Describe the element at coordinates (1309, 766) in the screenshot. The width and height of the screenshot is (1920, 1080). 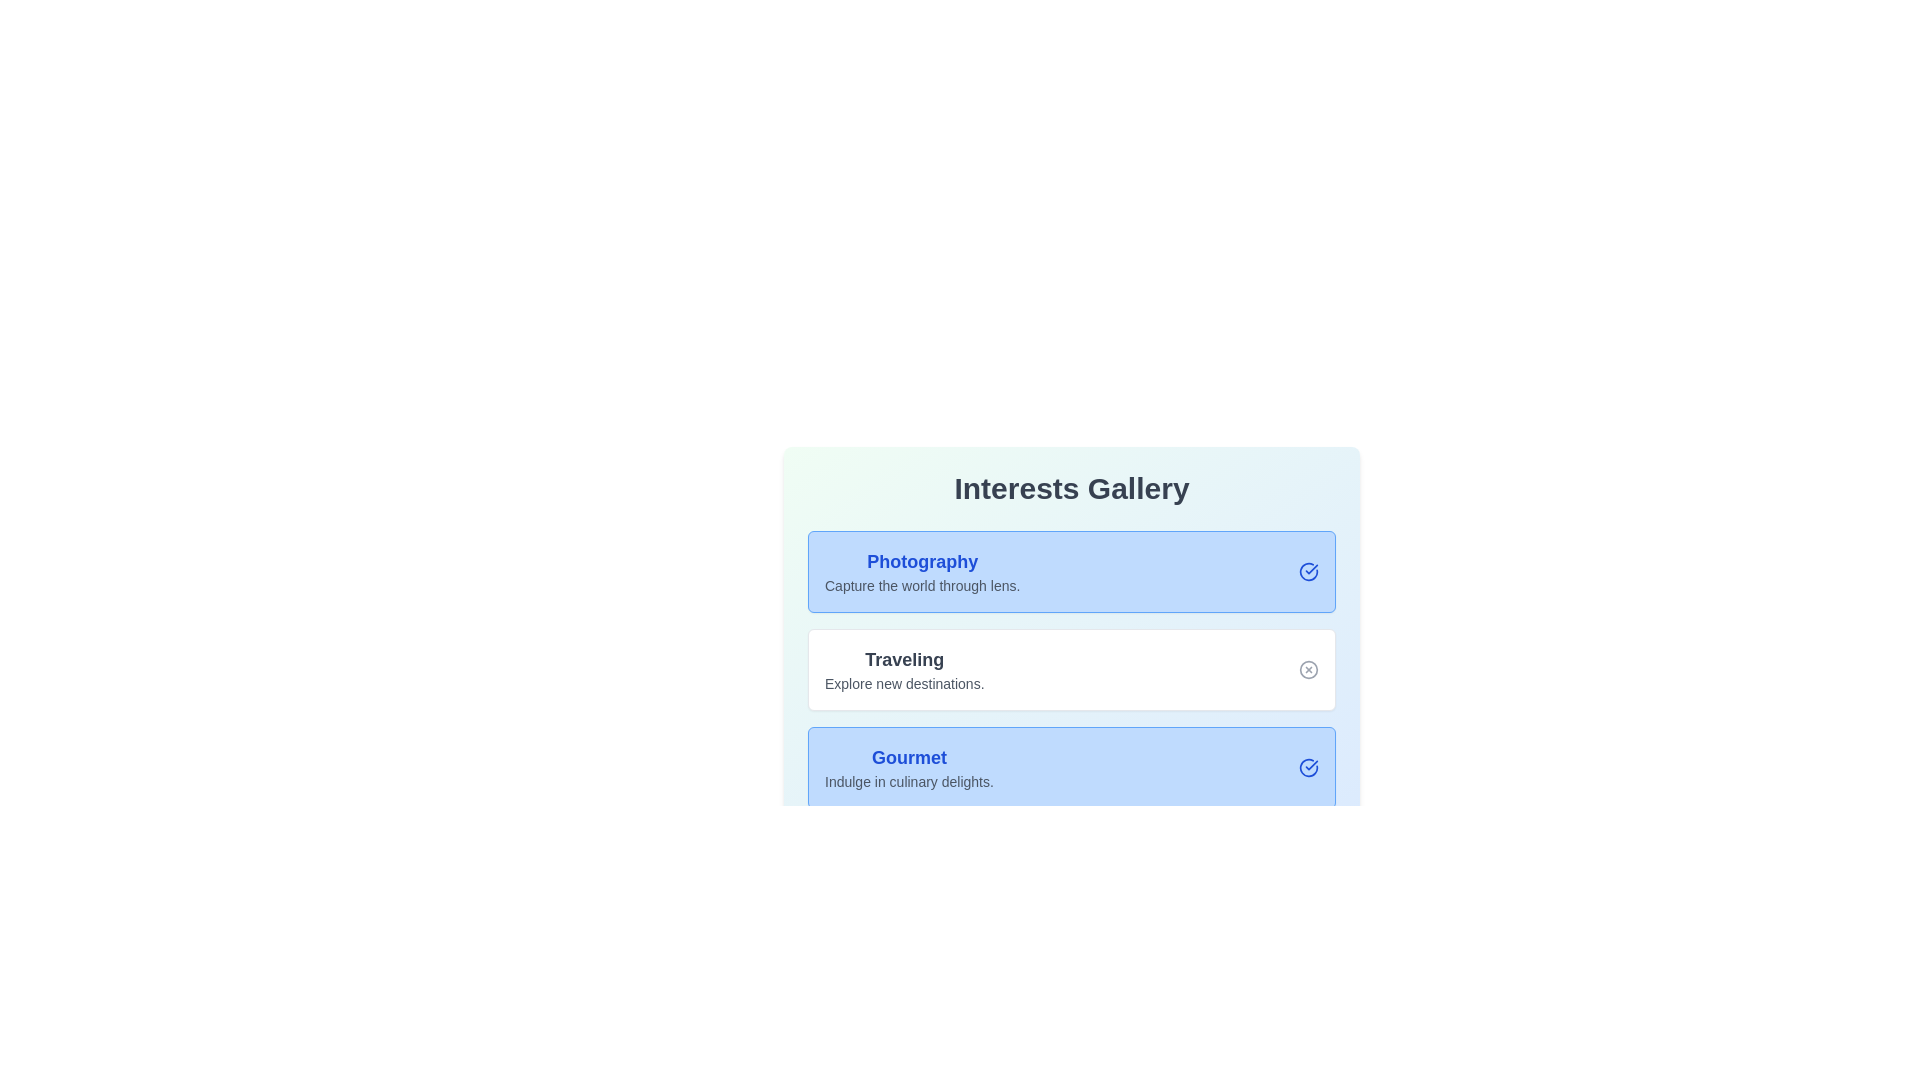
I see `the interest item Gourmet` at that location.